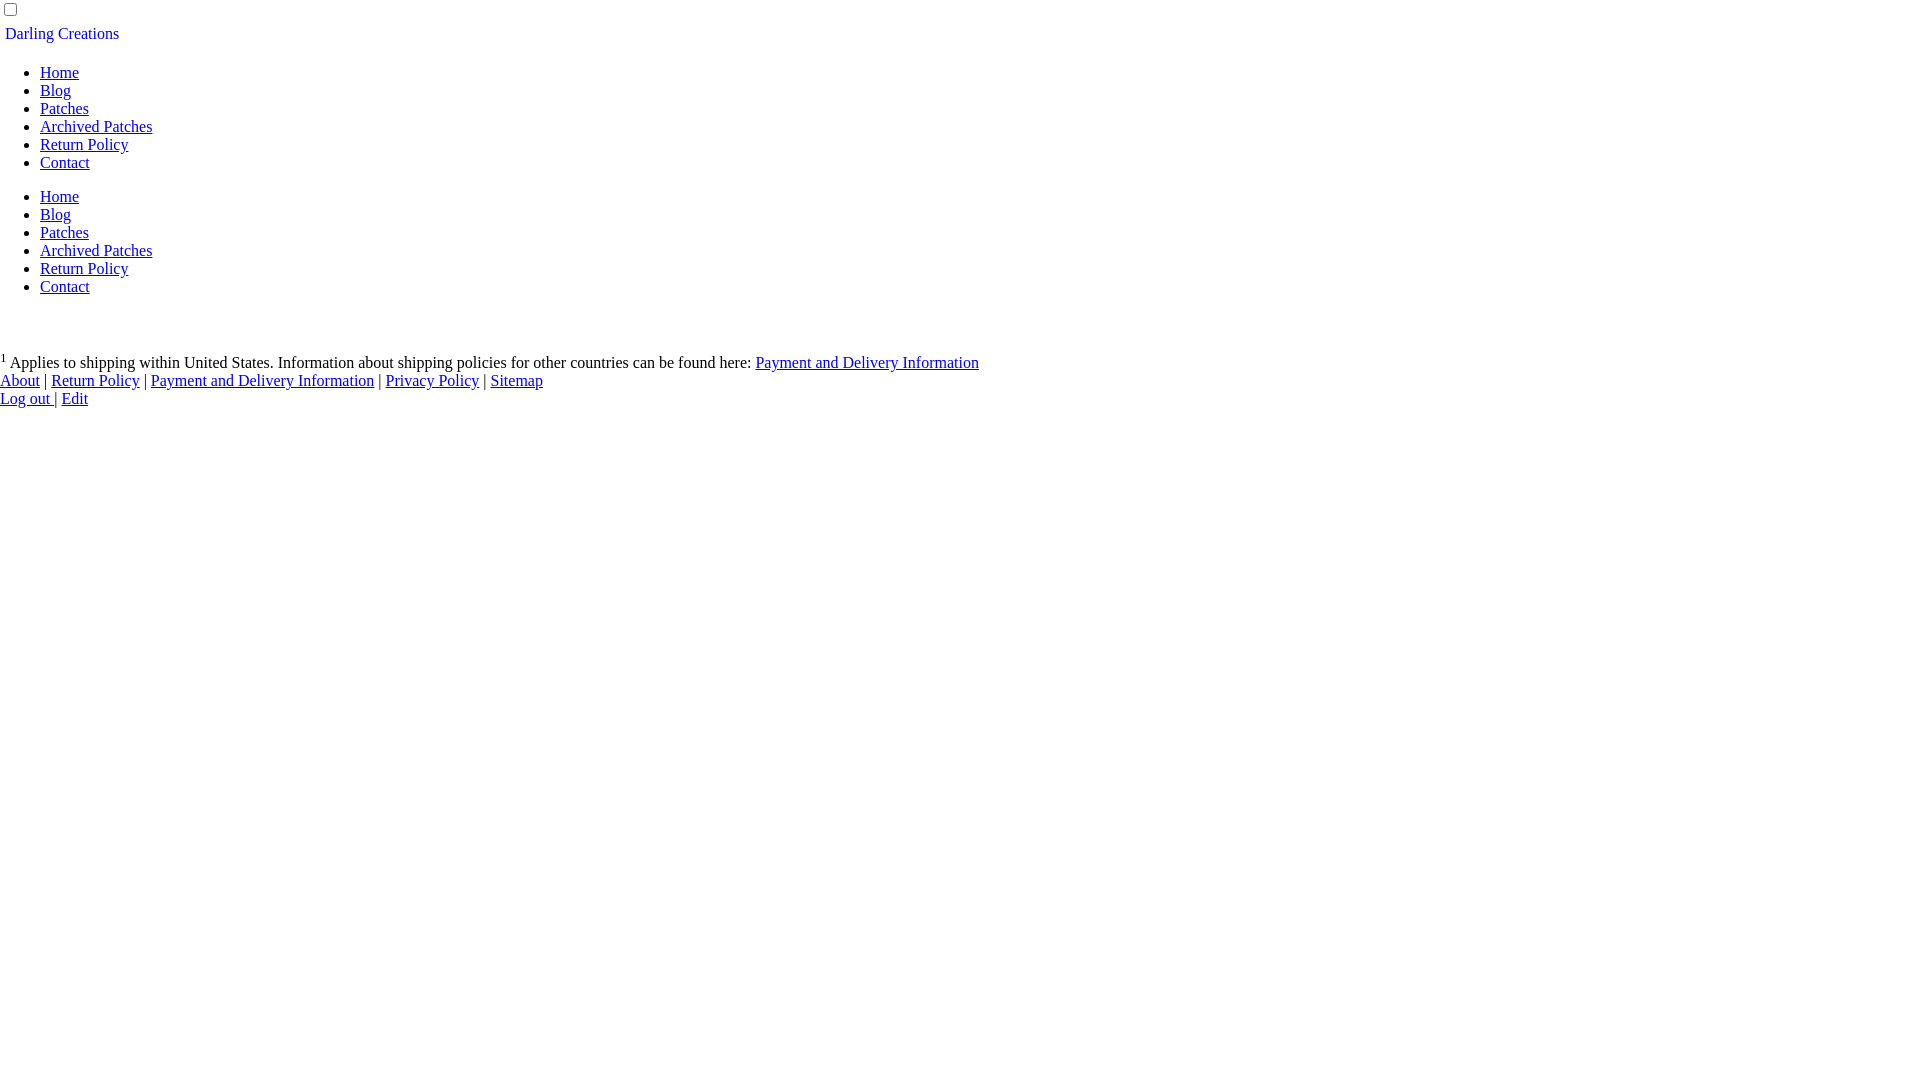  What do you see at coordinates (74, 398) in the screenshot?
I see `'Edit'` at bounding box center [74, 398].